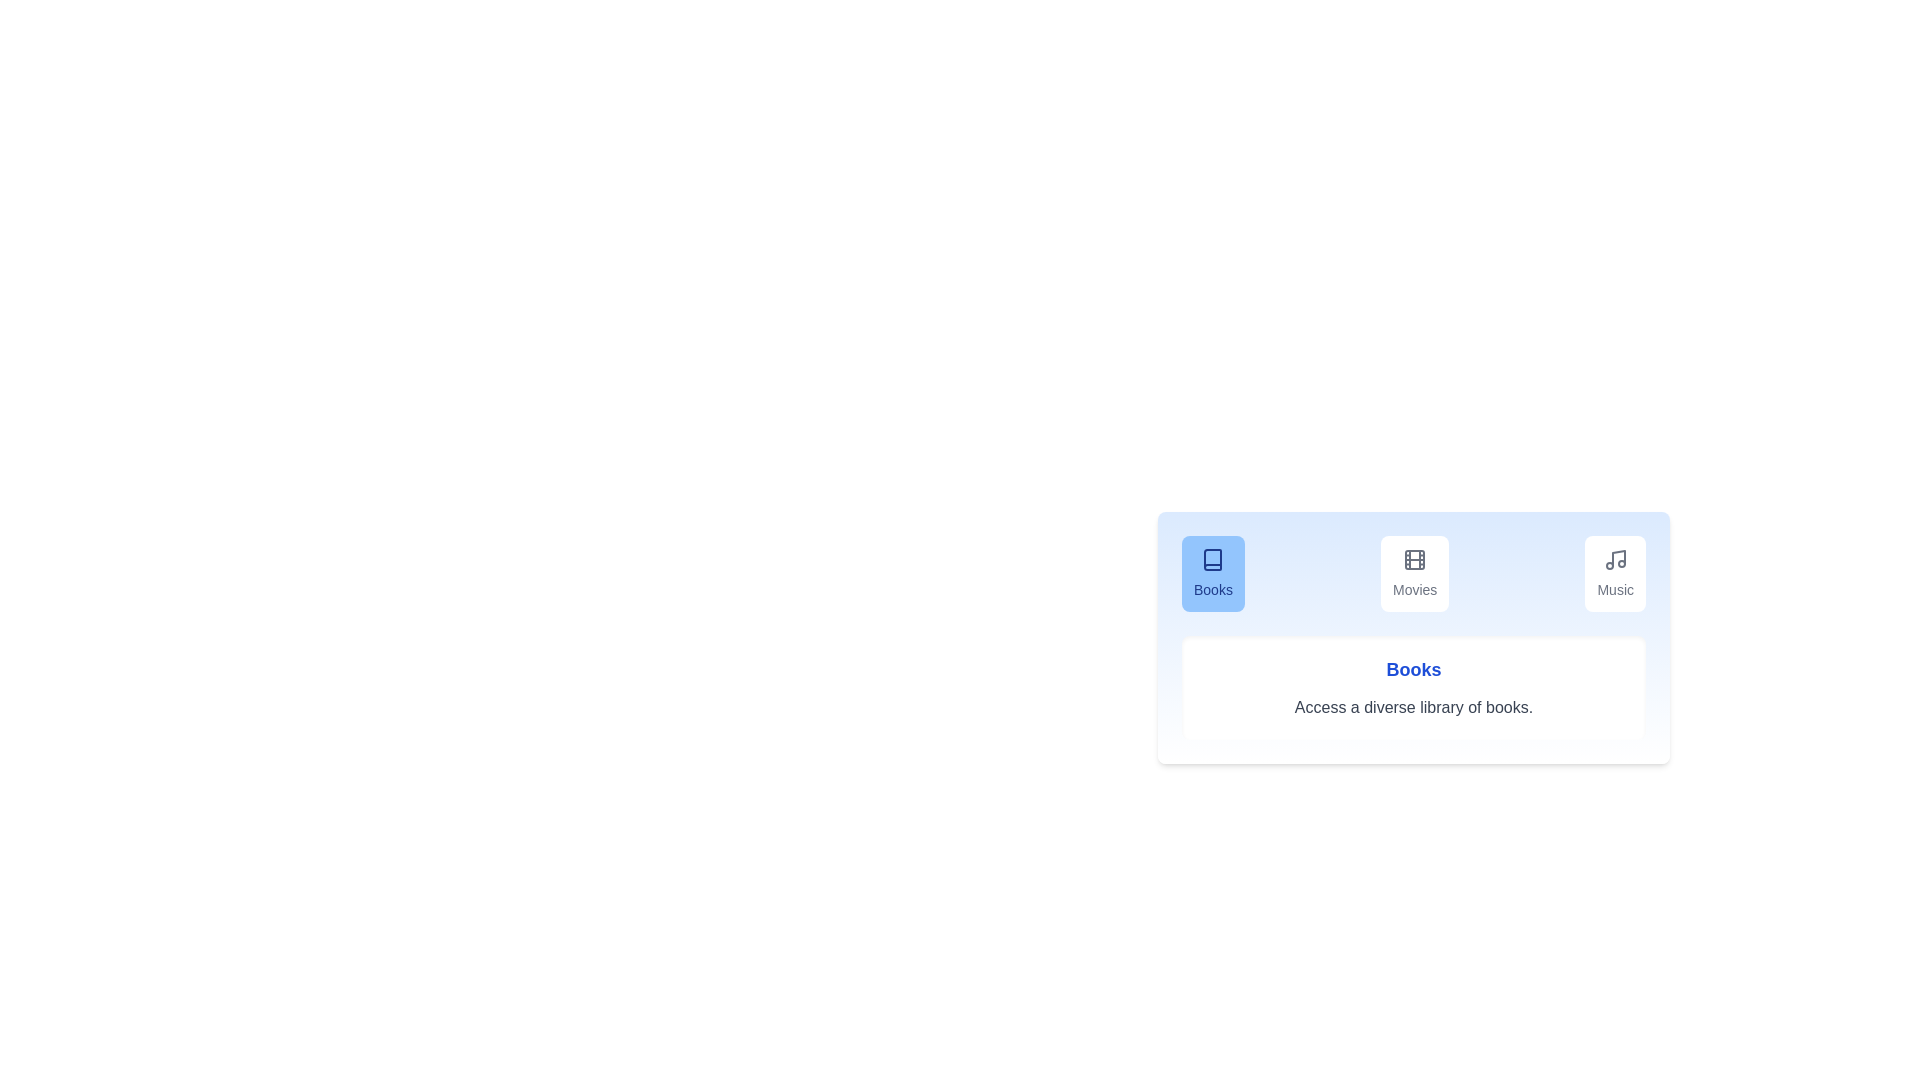 Image resolution: width=1920 pixels, height=1080 pixels. I want to click on the Movies tab by clicking on its button, so click(1414, 574).